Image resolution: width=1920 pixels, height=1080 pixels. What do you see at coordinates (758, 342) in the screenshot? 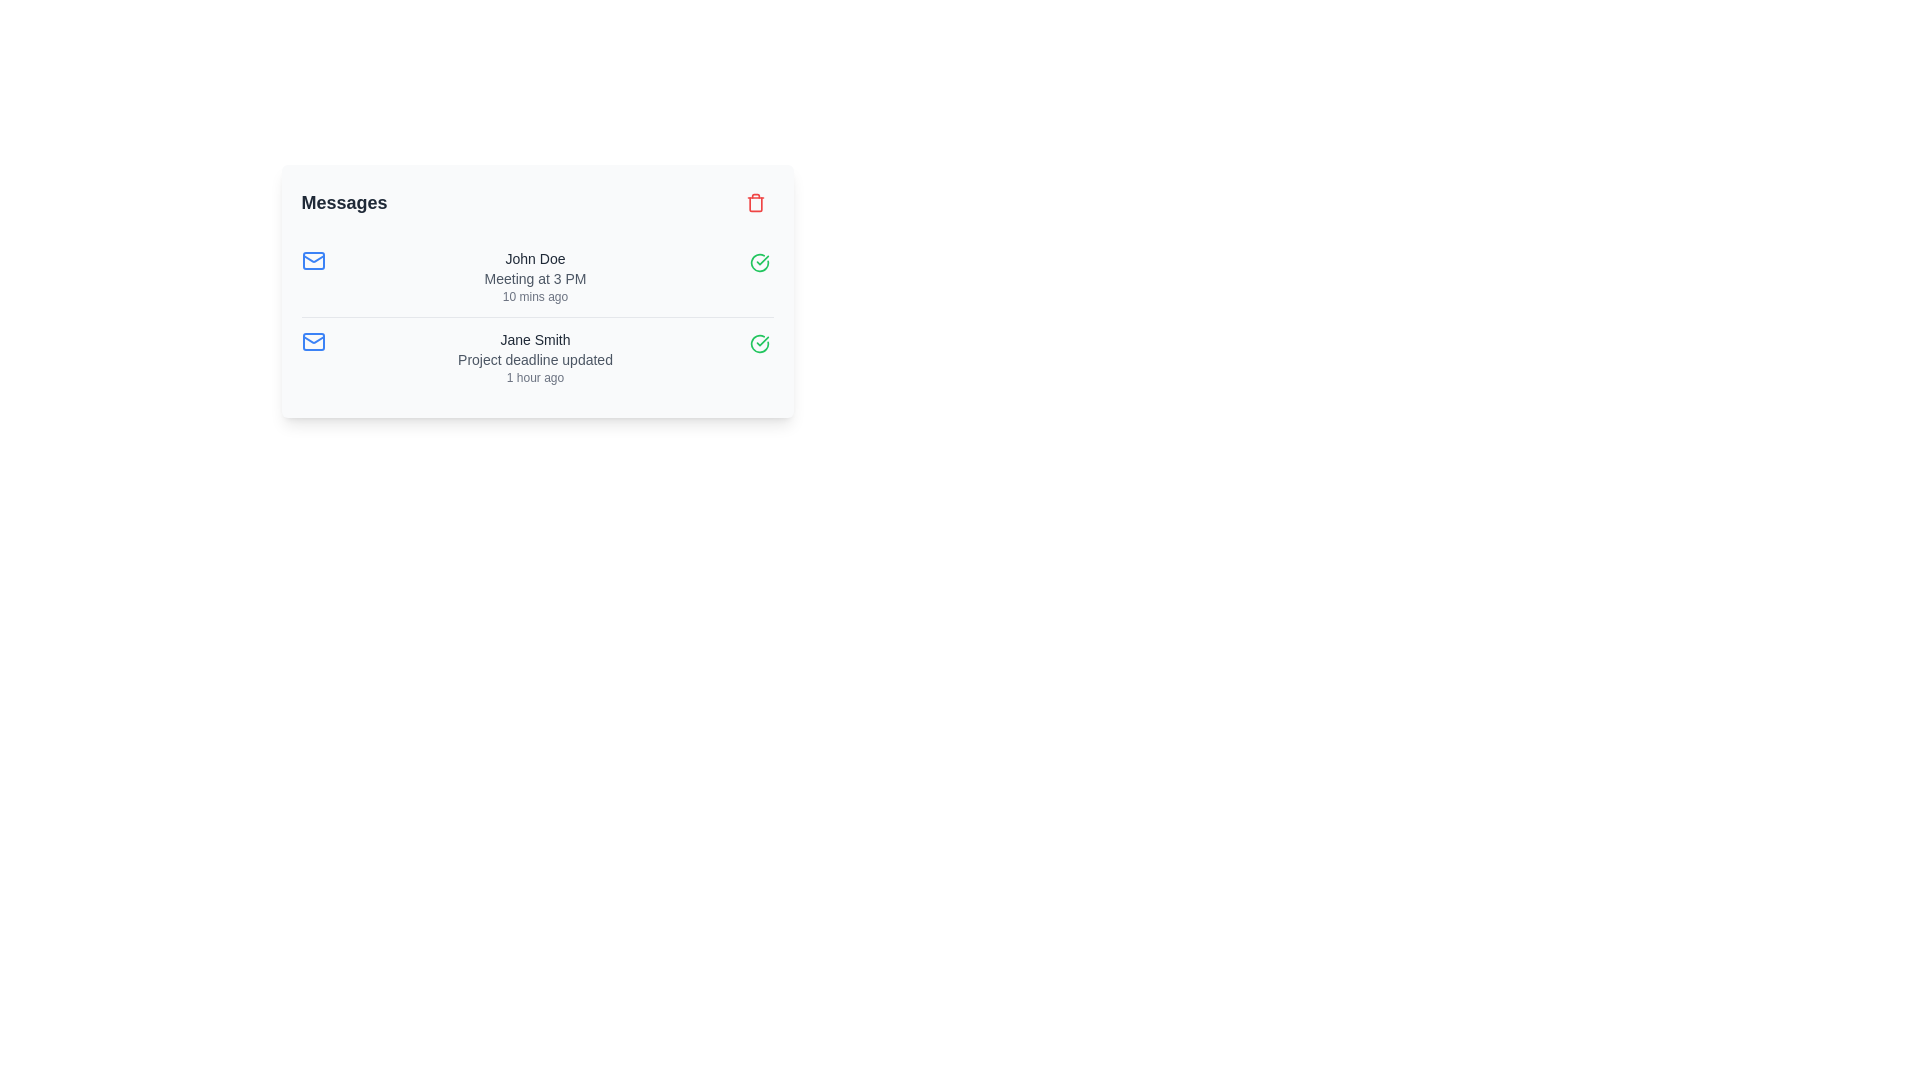
I see `the approval icon` at bounding box center [758, 342].